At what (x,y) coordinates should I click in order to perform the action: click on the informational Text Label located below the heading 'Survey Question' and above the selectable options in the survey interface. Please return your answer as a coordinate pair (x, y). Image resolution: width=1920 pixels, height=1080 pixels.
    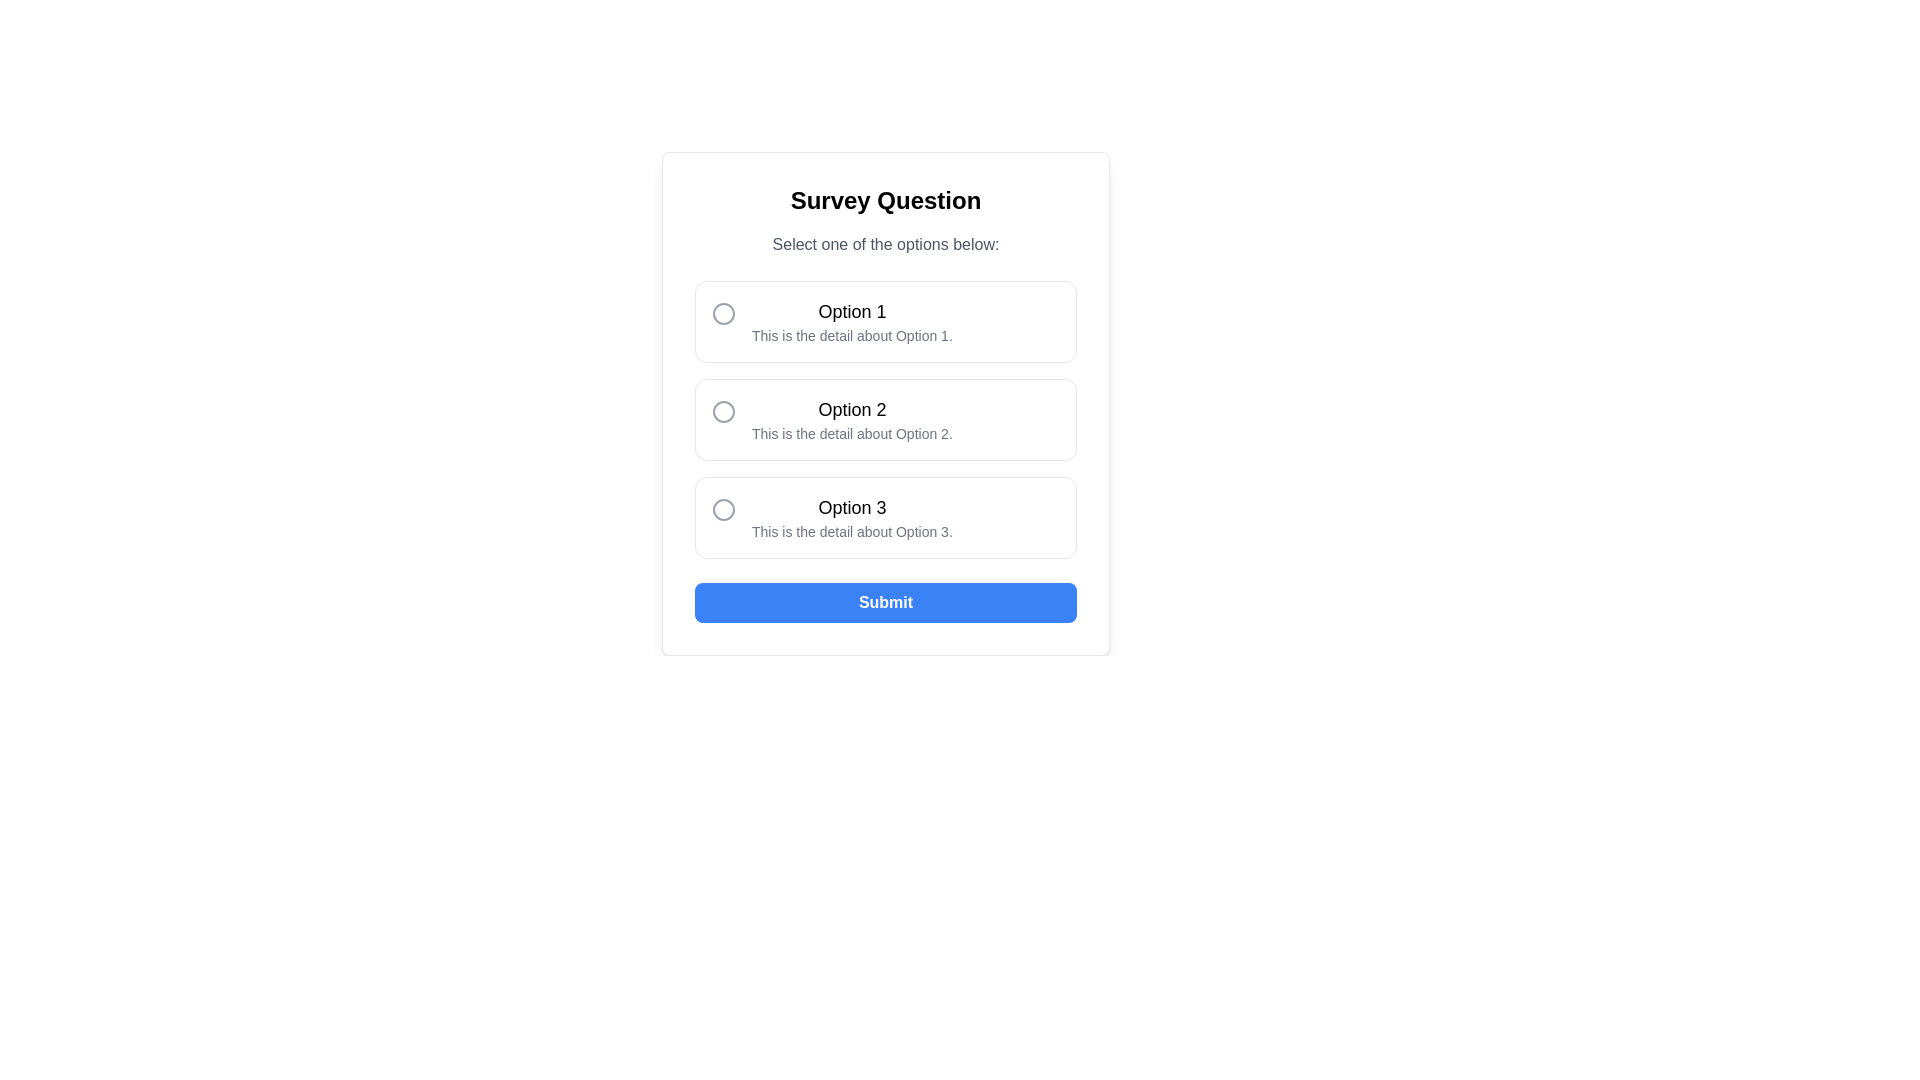
    Looking at the image, I should click on (885, 244).